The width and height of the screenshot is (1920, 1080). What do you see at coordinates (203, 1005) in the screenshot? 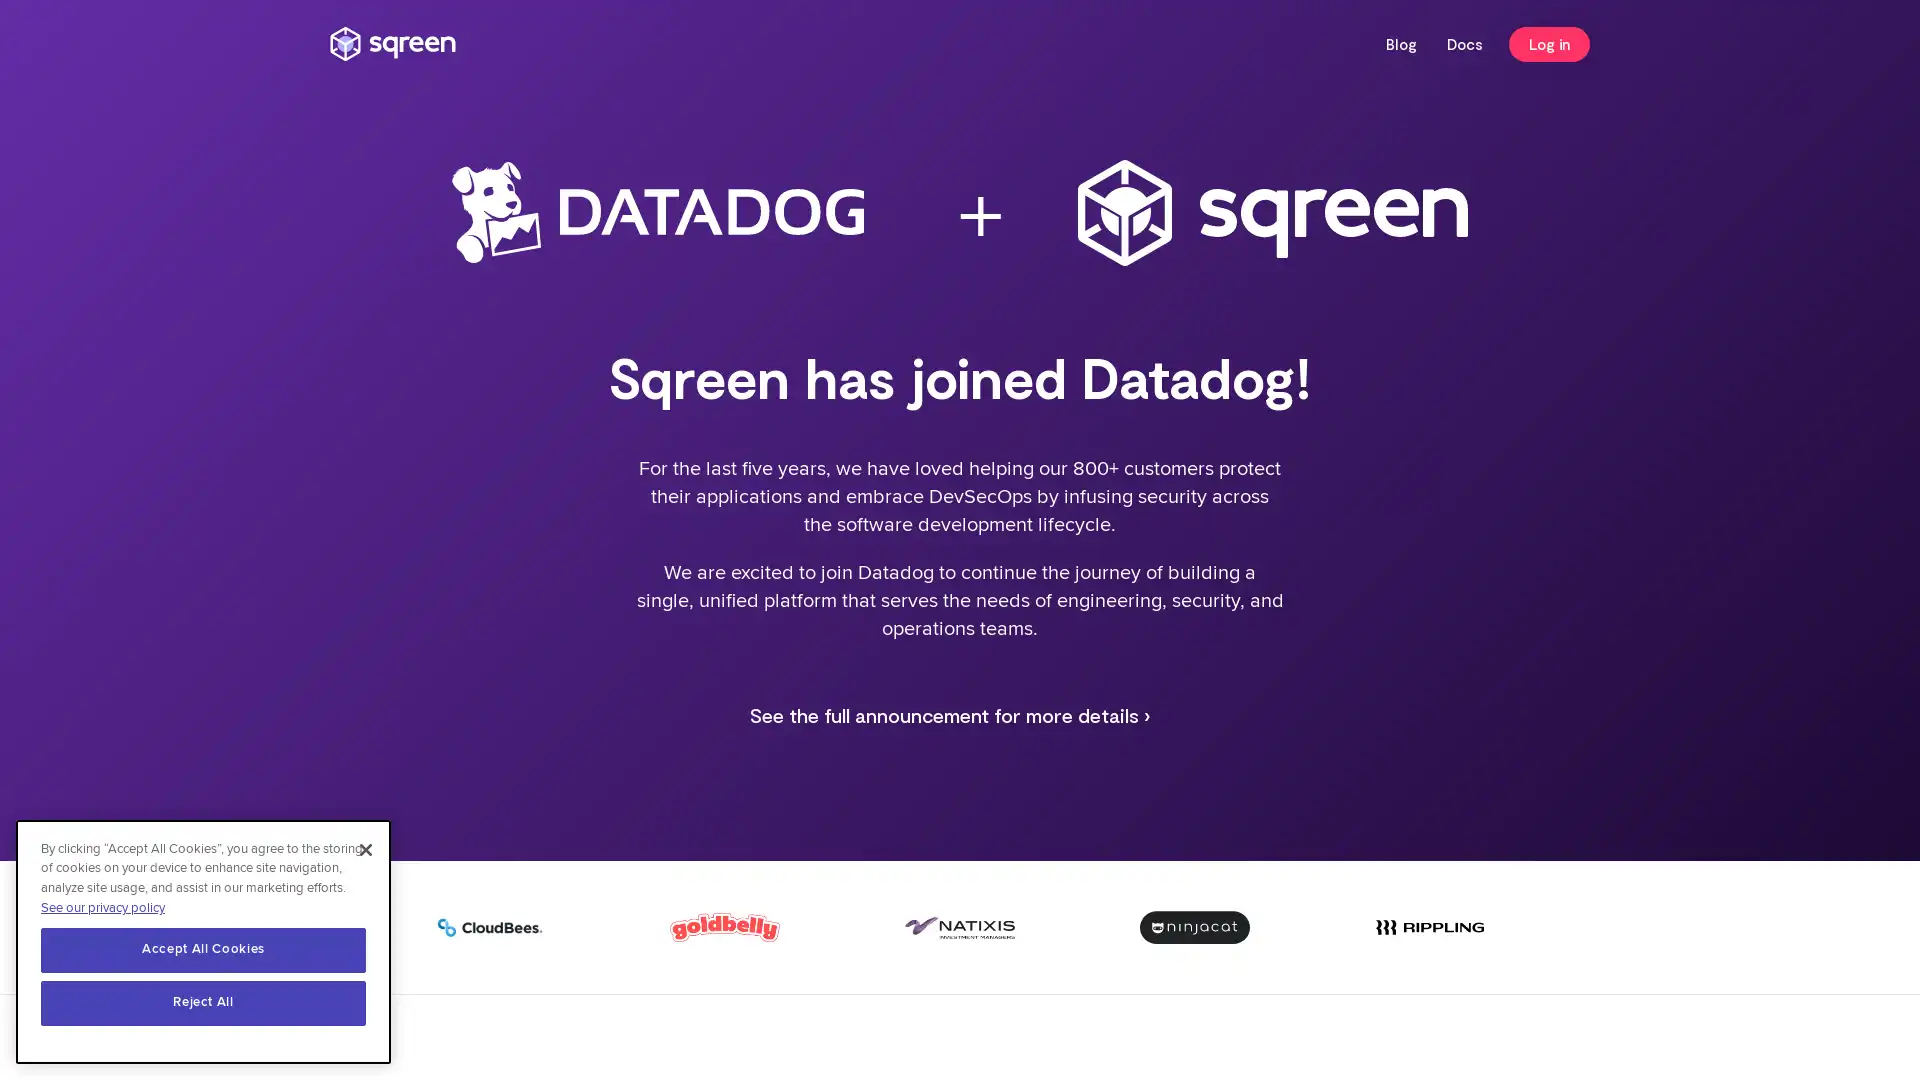
I see `Reject All` at bounding box center [203, 1005].